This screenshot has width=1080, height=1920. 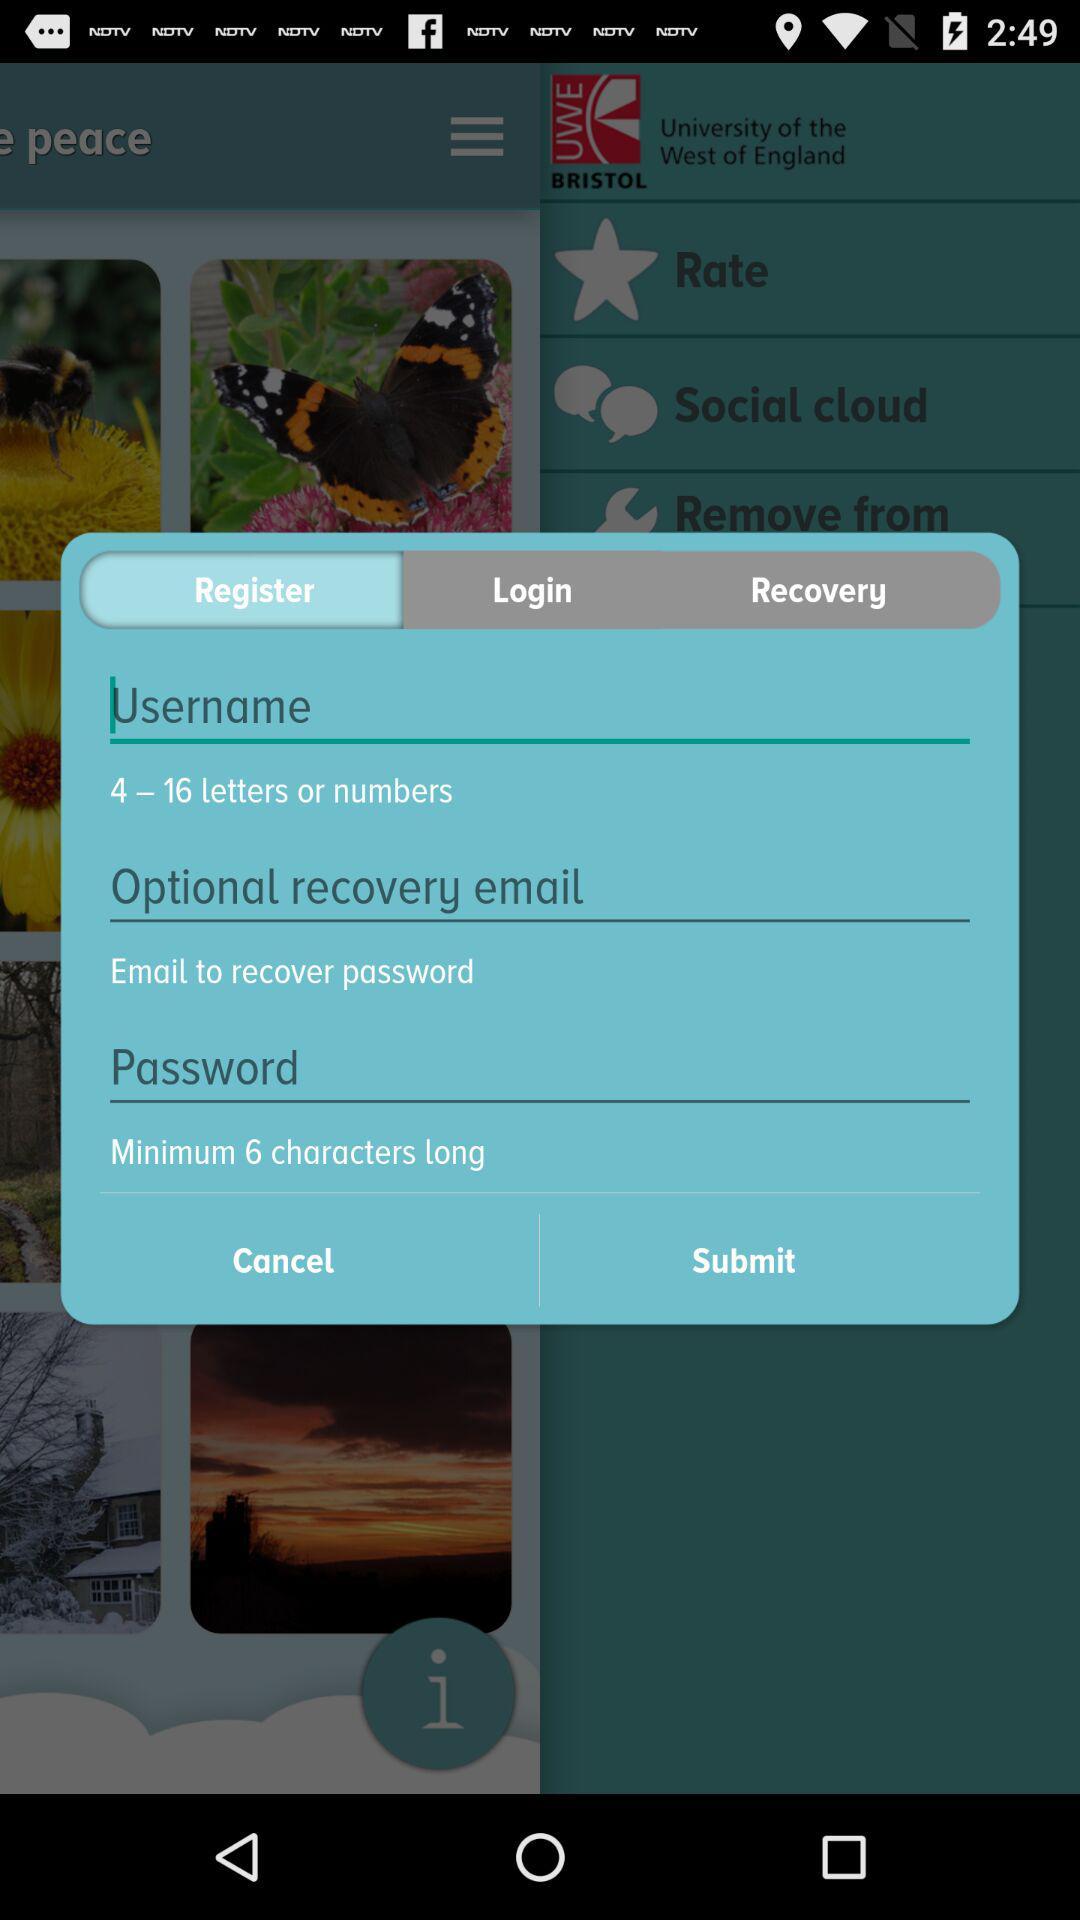 I want to click on the icon at the top left corner, so click(x=240, y=588).